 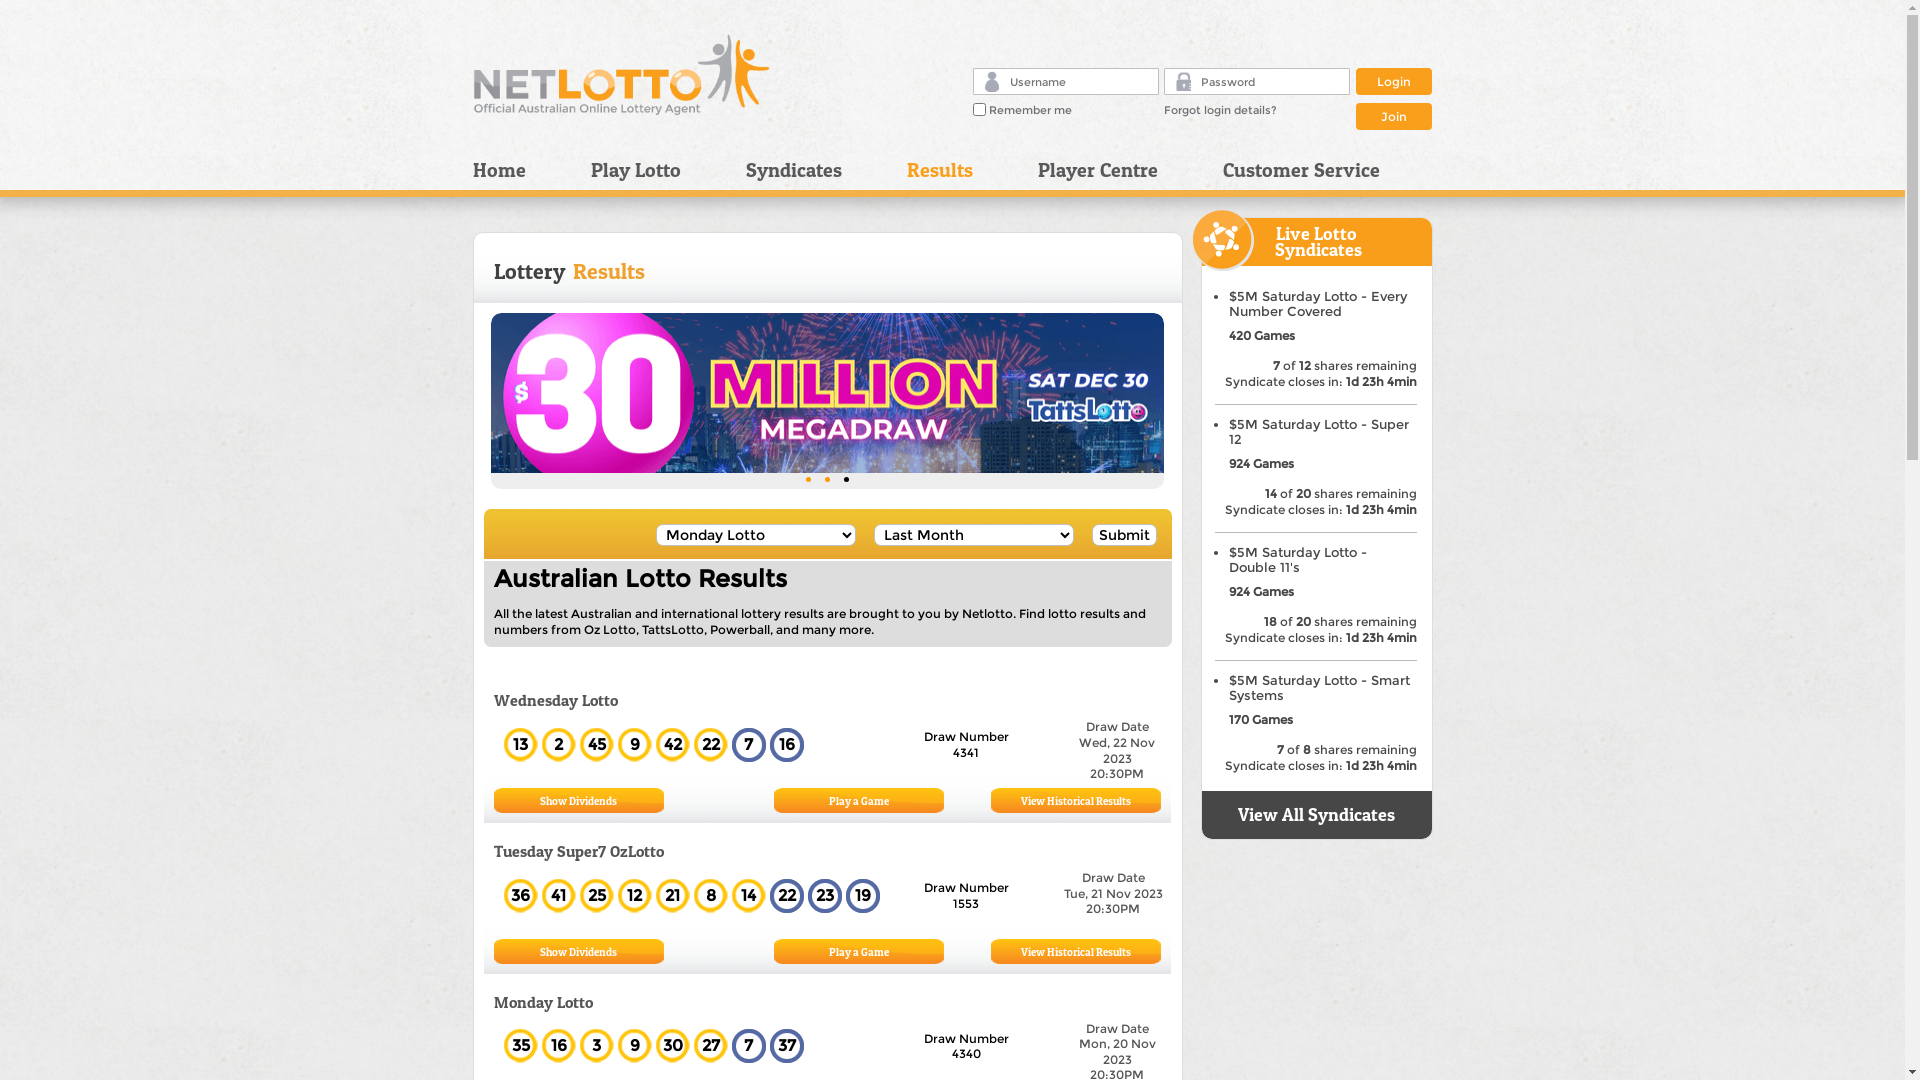 I want to click on '$5M Saturday Lotto - Smart Systems', so click(x=1227, y=686).